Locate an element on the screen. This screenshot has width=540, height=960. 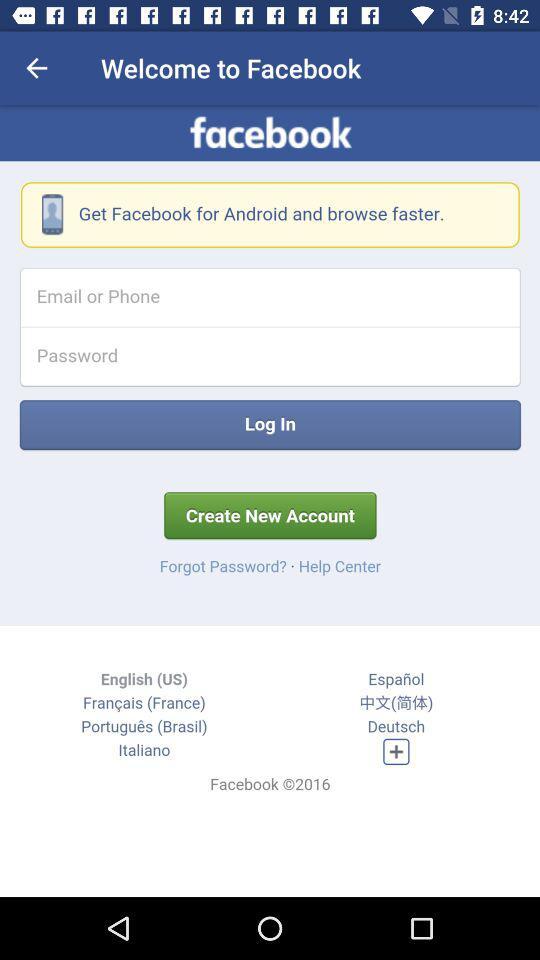
facebook log in page is located at coordinates (270, 500).